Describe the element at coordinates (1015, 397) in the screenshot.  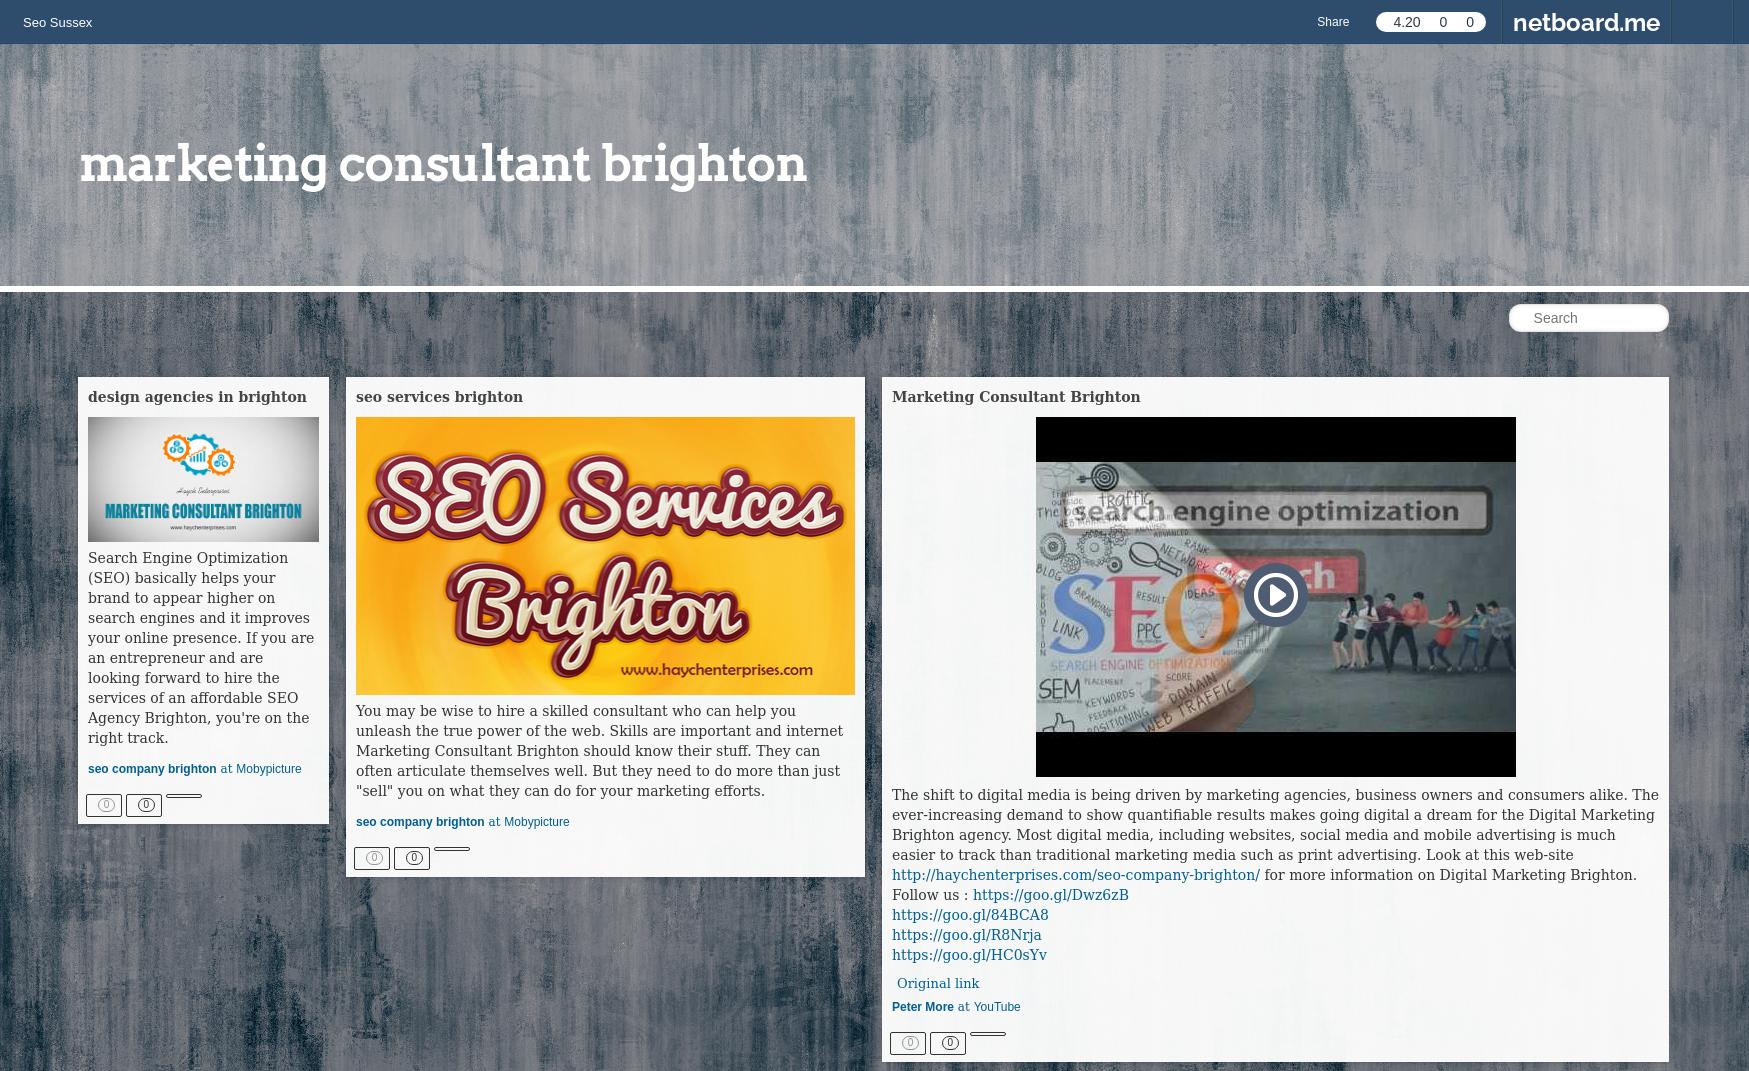
I see `'Marketing Consultant Brighton'` at that location.